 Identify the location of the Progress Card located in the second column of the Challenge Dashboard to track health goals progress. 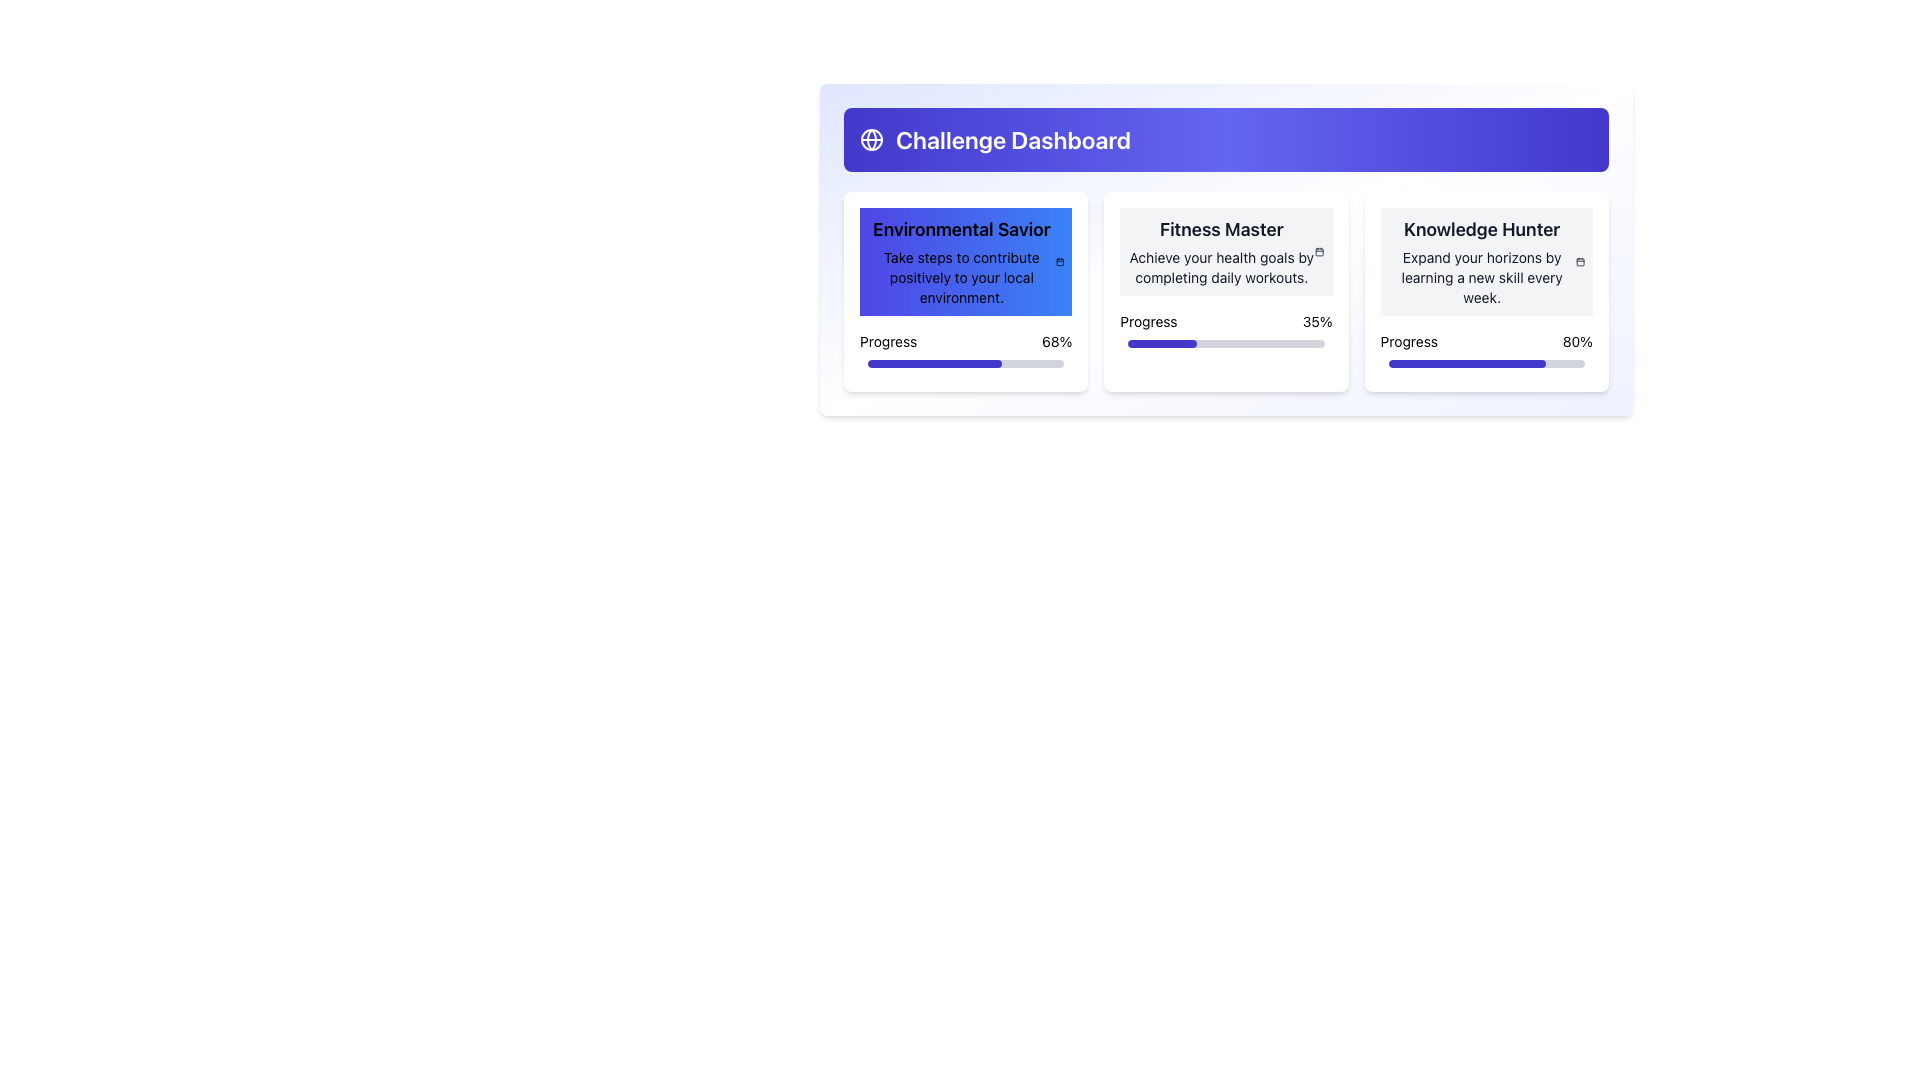
(1225, 249).